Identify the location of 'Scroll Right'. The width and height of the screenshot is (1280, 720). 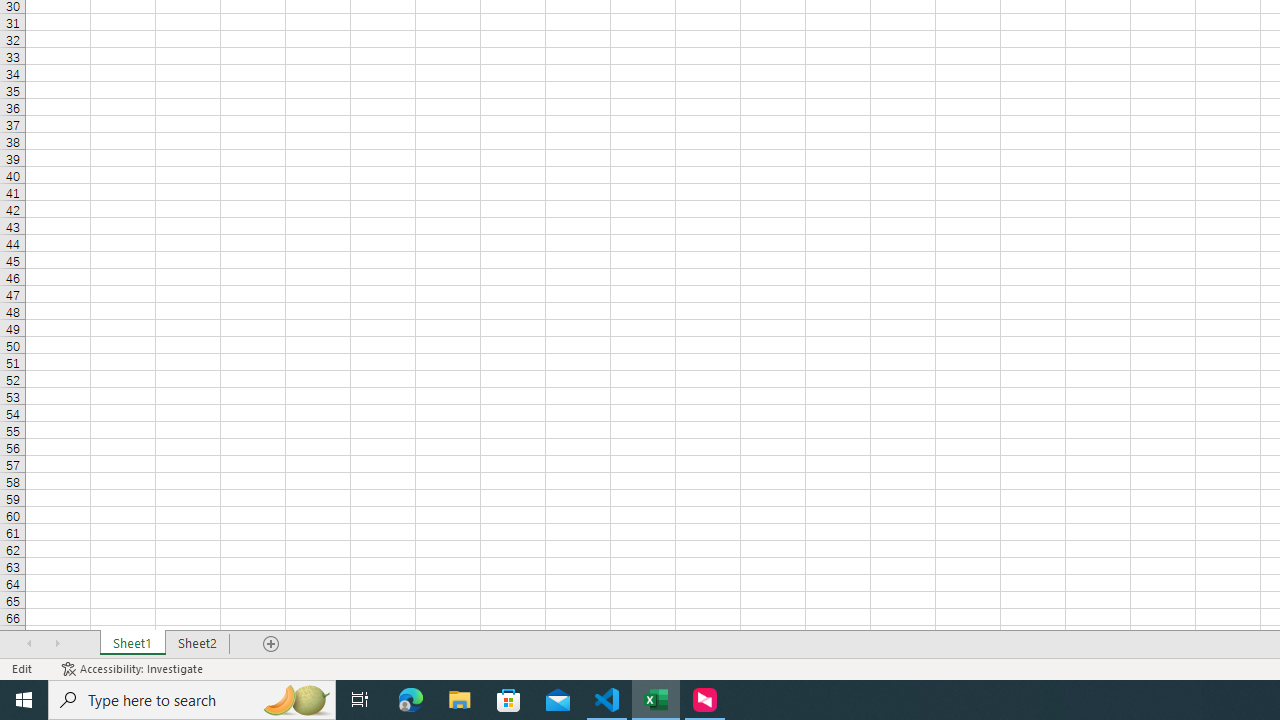
(57, 644).